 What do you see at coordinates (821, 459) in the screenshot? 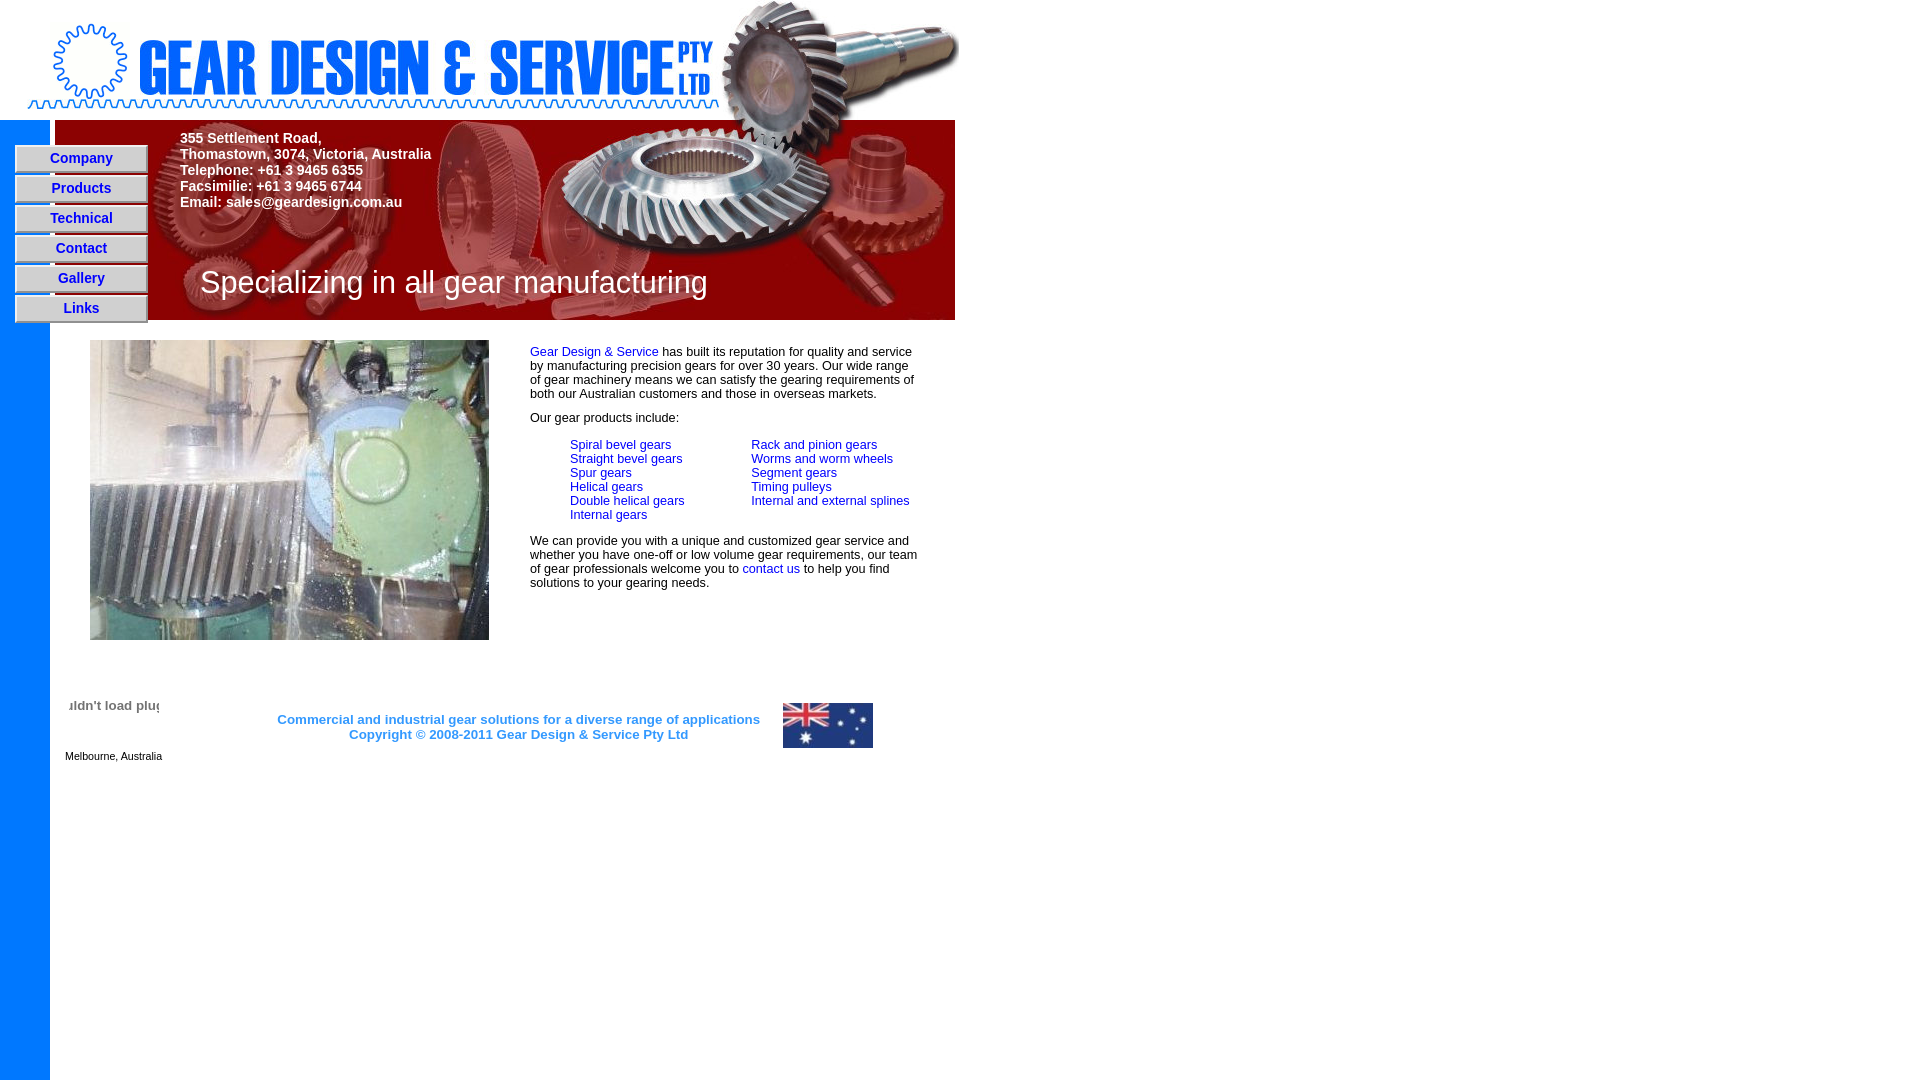
I see `'Worms and worm wheels'` at bounding box center [821, 459].